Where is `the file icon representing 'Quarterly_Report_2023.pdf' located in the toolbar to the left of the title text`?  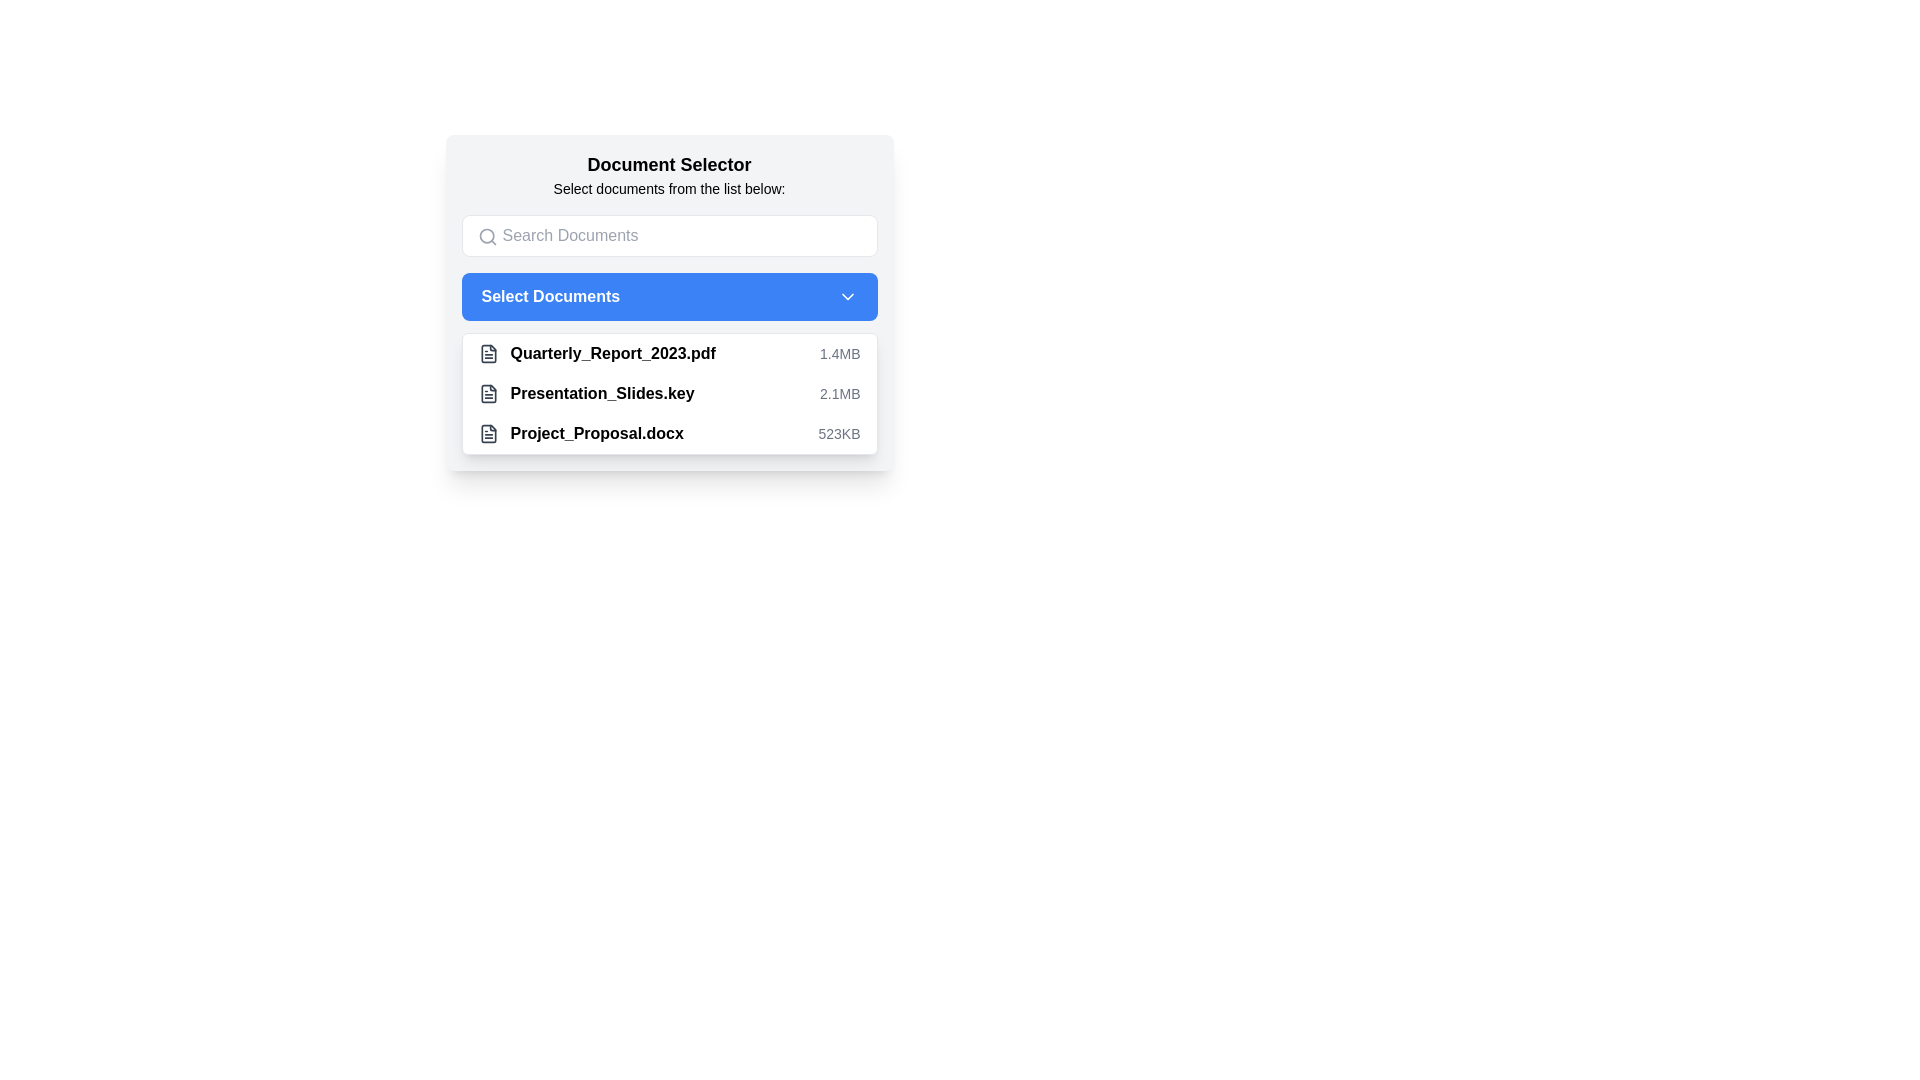
the file icon representing 'Quarterly_Report_2023.pdf' located in the toolbar to the left of the title text is located at coordinates (488, 393).